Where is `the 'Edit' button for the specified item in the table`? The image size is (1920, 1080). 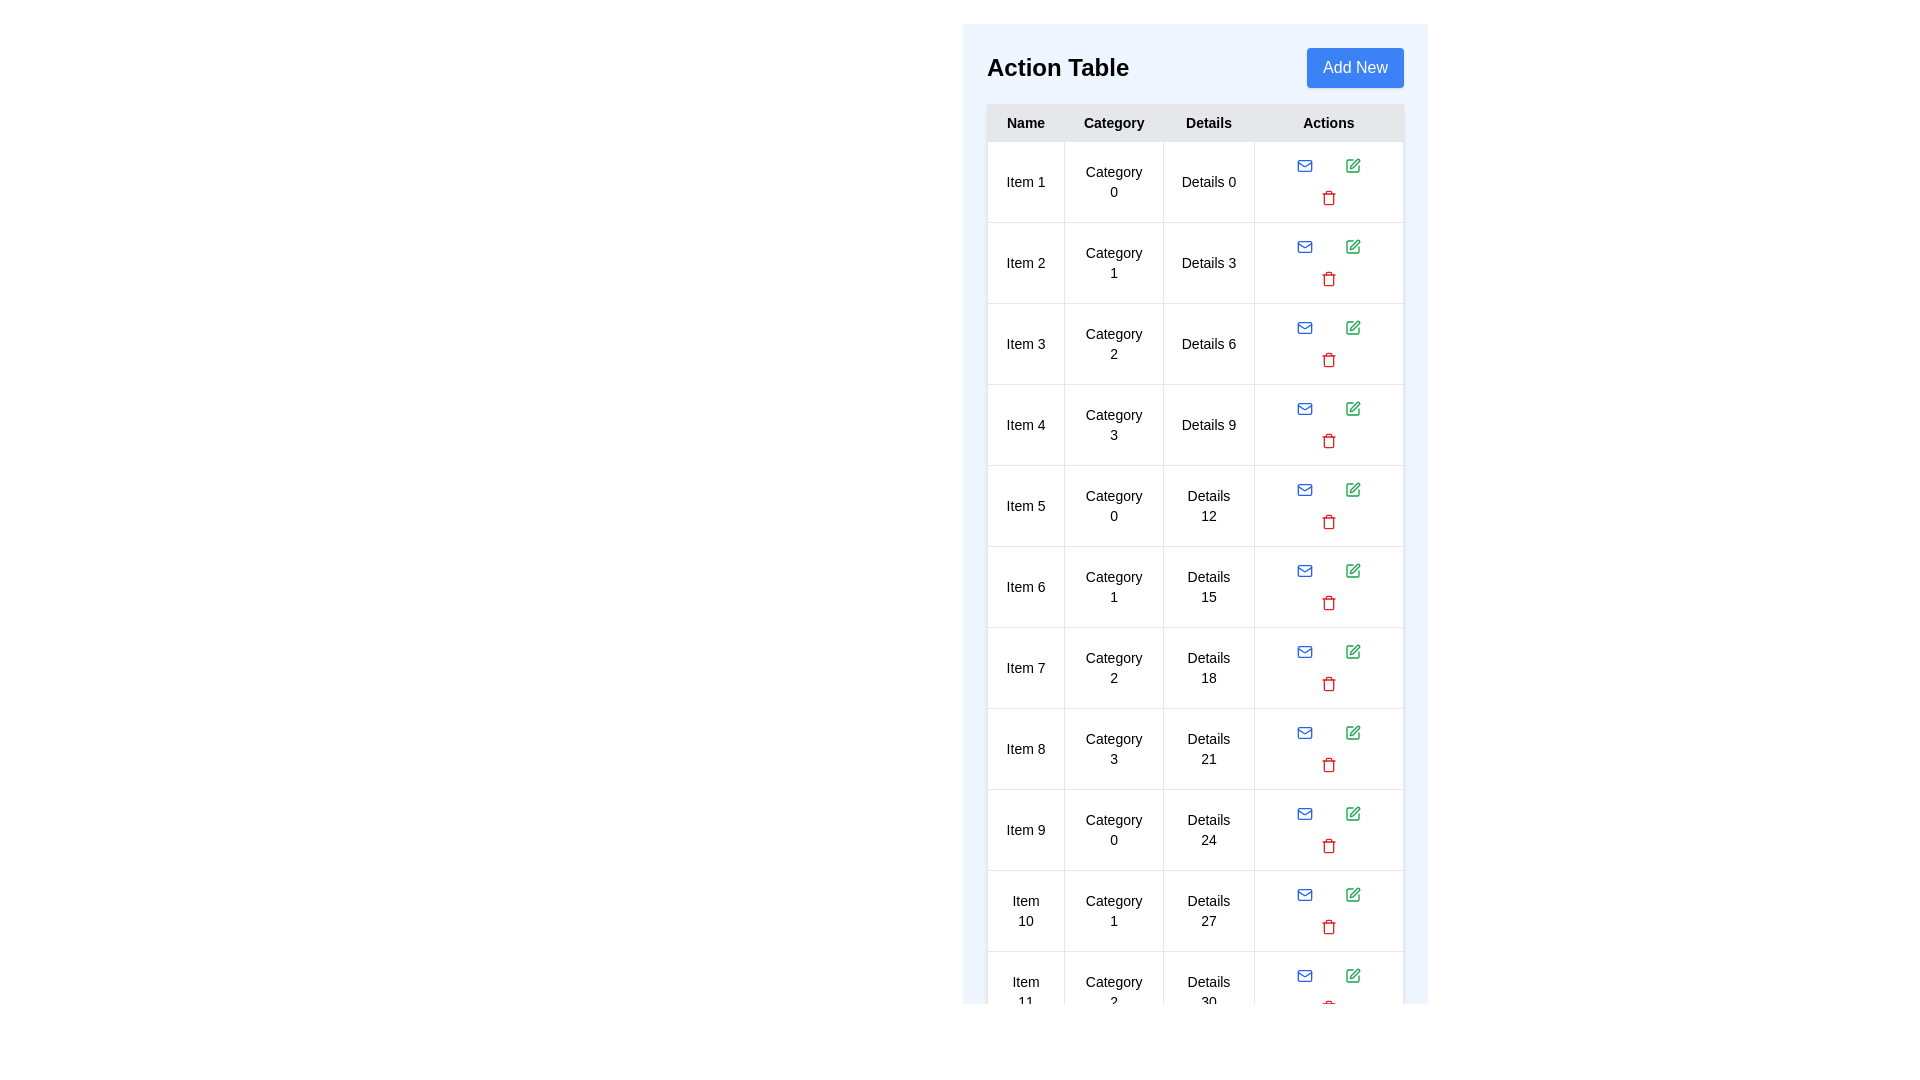 the 'Edit' button for the specified item in the table is located at coordinates (1352, 164).